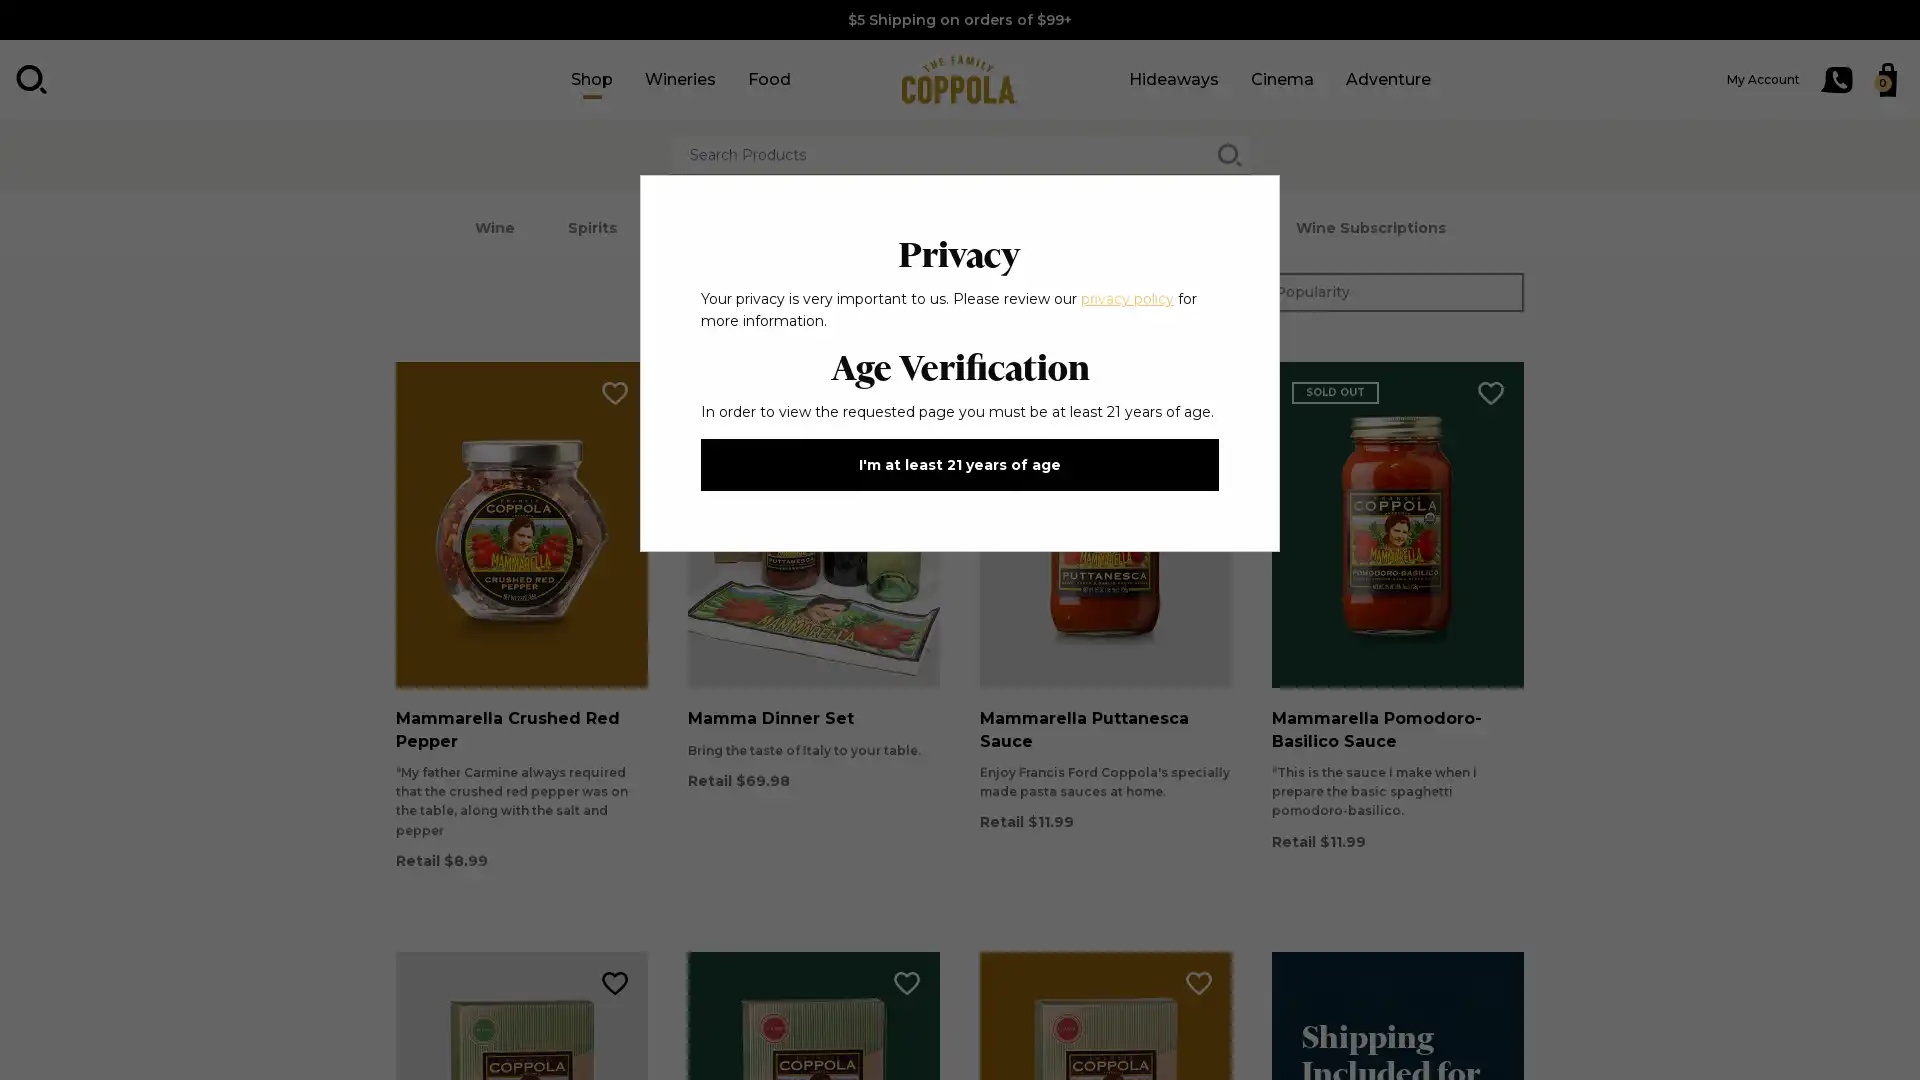 Image resolution: width=1920 pixels, height=1080 pixels. What do you see at coordinates (1886, 79) in the screenshot?
I see `0 Cart` at bounding box center [1886, 79].